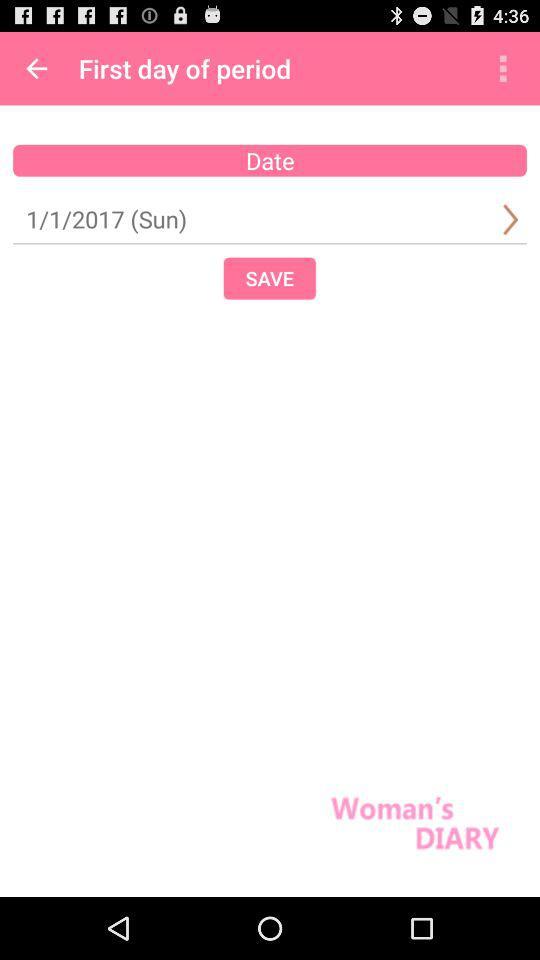  I want to click on the save icon, so click(269, 277).